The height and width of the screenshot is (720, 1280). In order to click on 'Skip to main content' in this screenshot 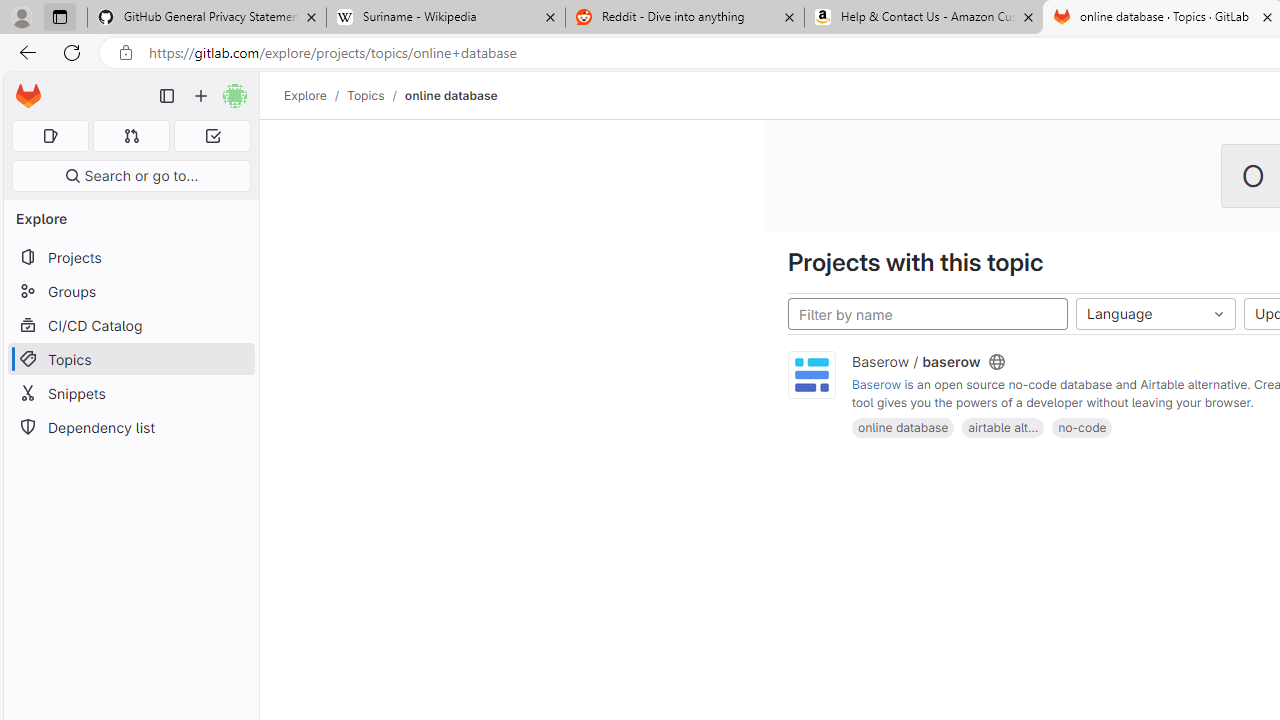, I will do `click(23, 86)`.